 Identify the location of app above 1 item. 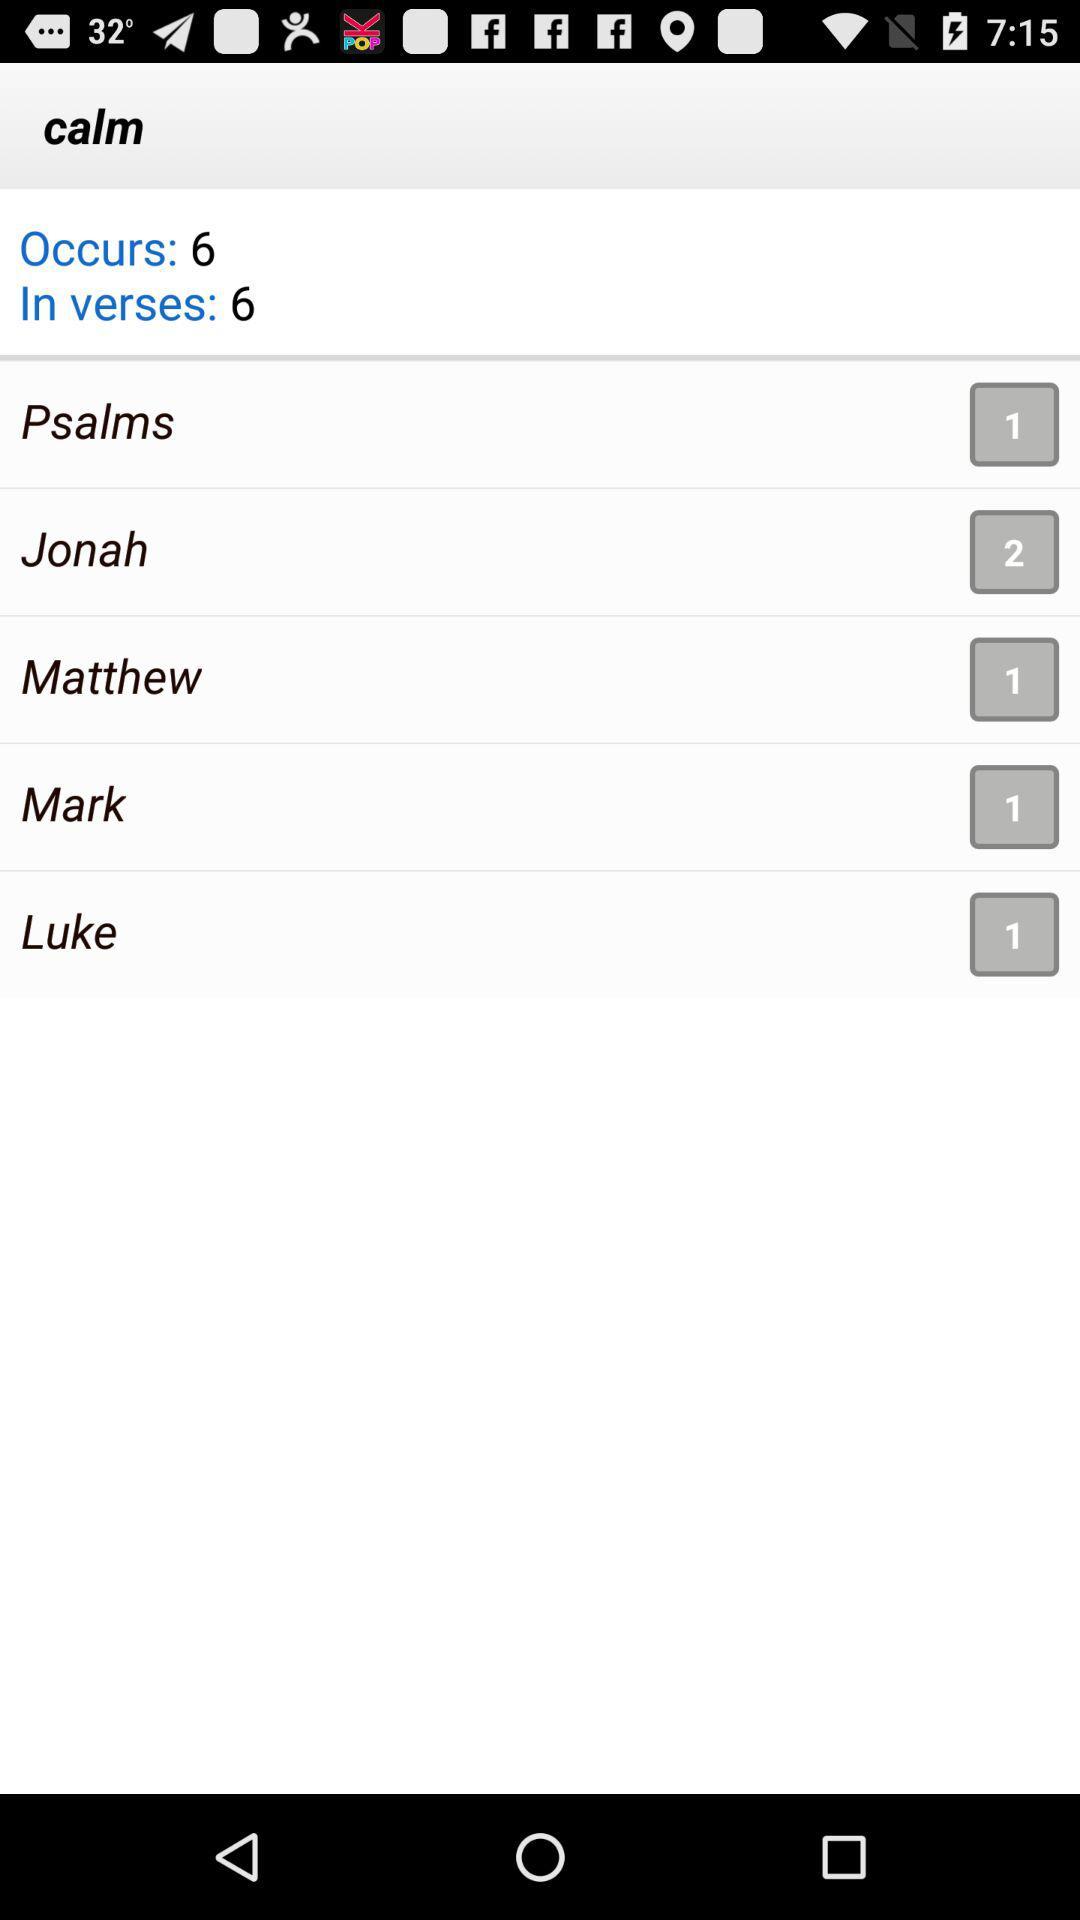
(540, 357).